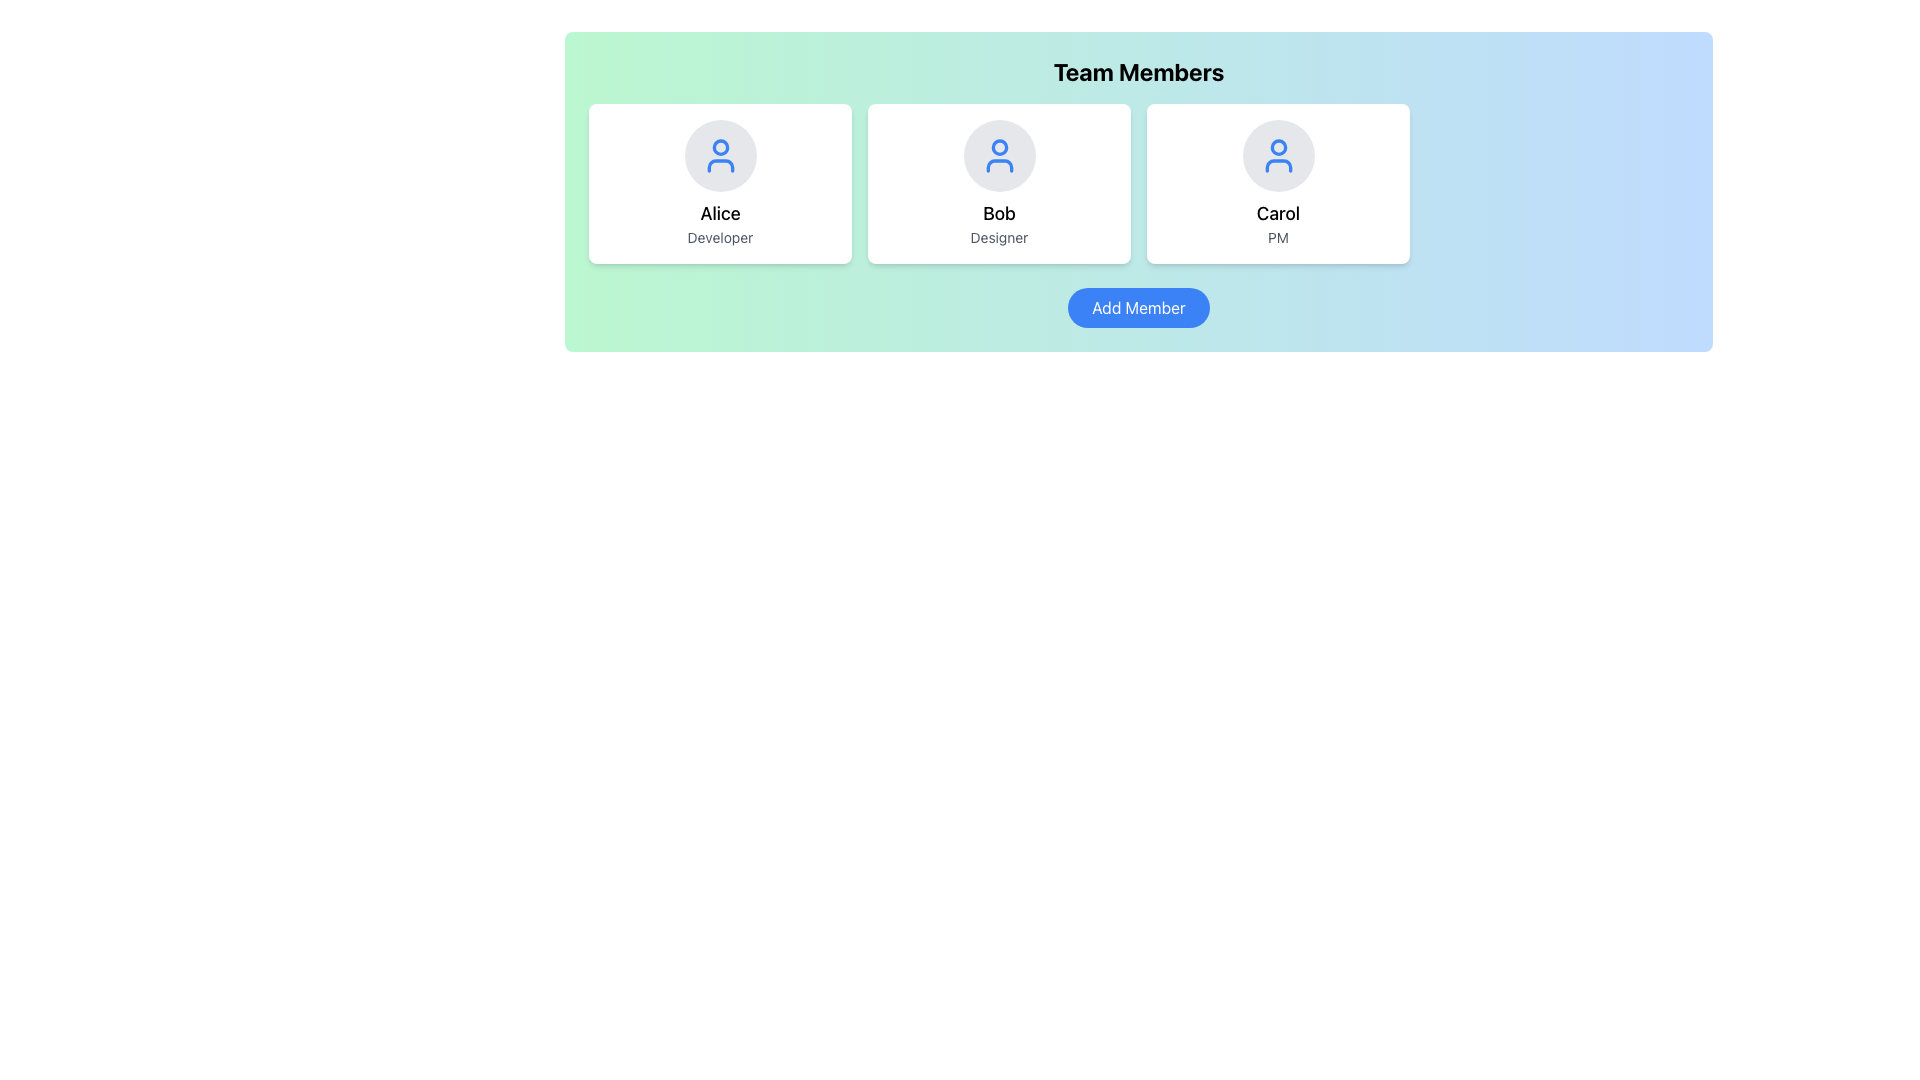 The image size is (1920, 1080). What do you see at coordinates (999, 154) in the screenshot?
I see `the Profile Icon or Avatar Placeholder located at the center-top of the 'Bob Designer' card, which is a circular visual element above the text 'Bob.'` at bounding box center [999, 154].